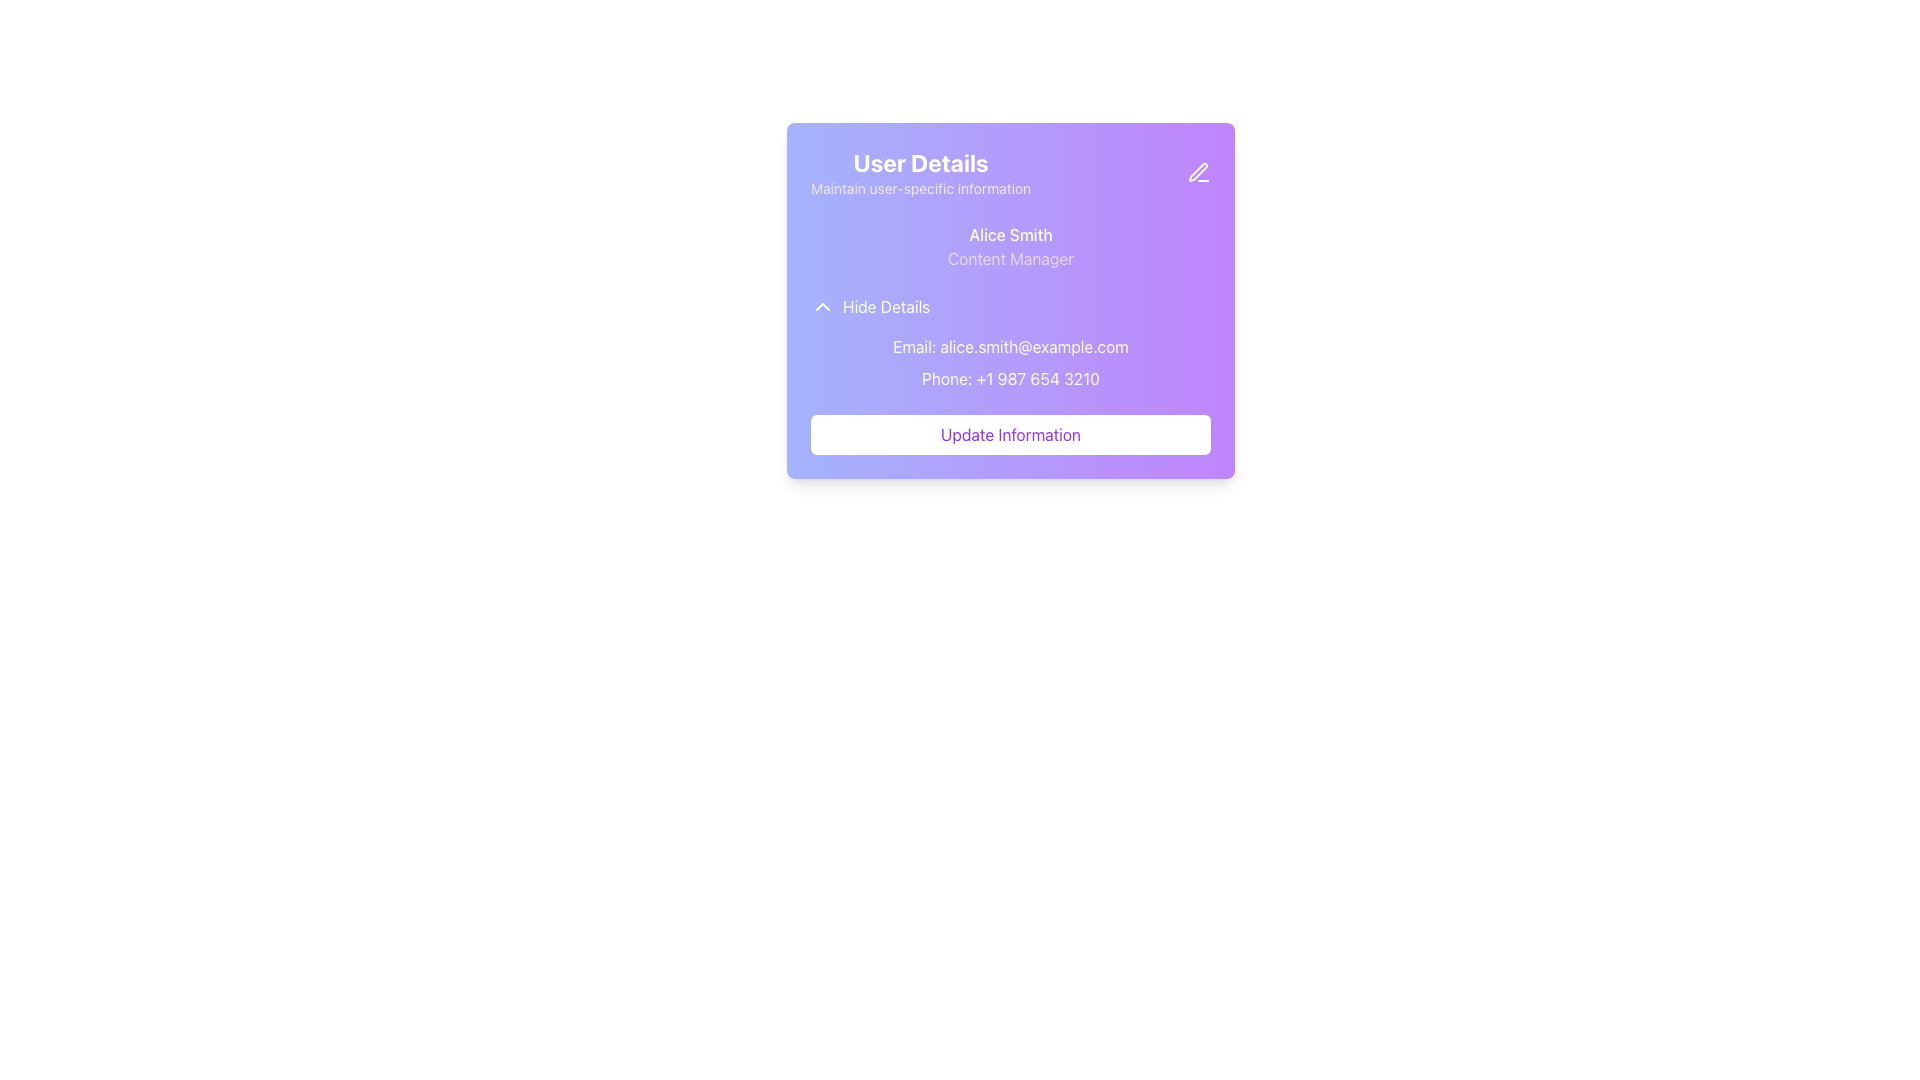  What do you see at coordinates (1011, 346) in the screenshot?
I see `static text element displaying the email address 'Email: alice.smith@example.com', which is visually represented in white color on a purple background, positioned above the phone number text` at bounding box center [1011, 346].